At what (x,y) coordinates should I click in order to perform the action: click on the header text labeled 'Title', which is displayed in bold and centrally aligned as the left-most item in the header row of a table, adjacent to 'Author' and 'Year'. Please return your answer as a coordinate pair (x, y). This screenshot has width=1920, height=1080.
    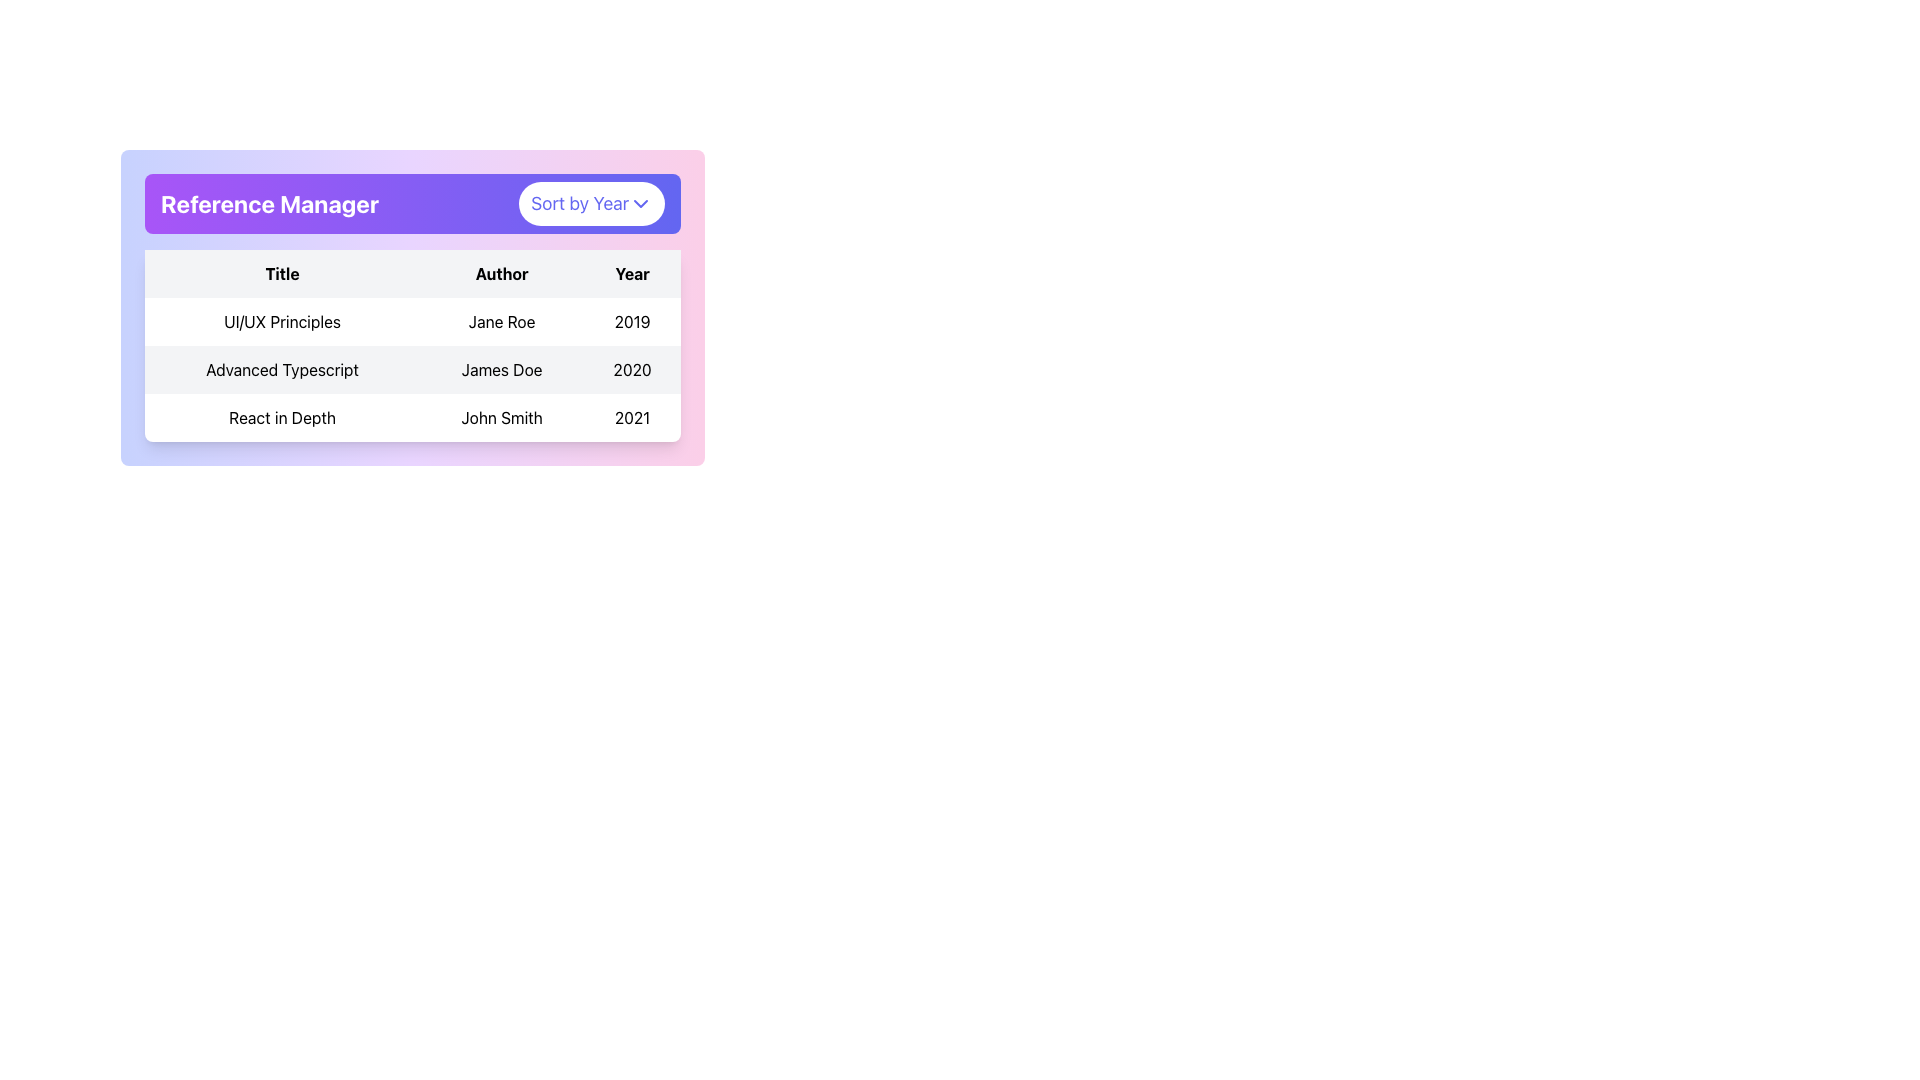
    Looking at the image, I should click on (281, 273).